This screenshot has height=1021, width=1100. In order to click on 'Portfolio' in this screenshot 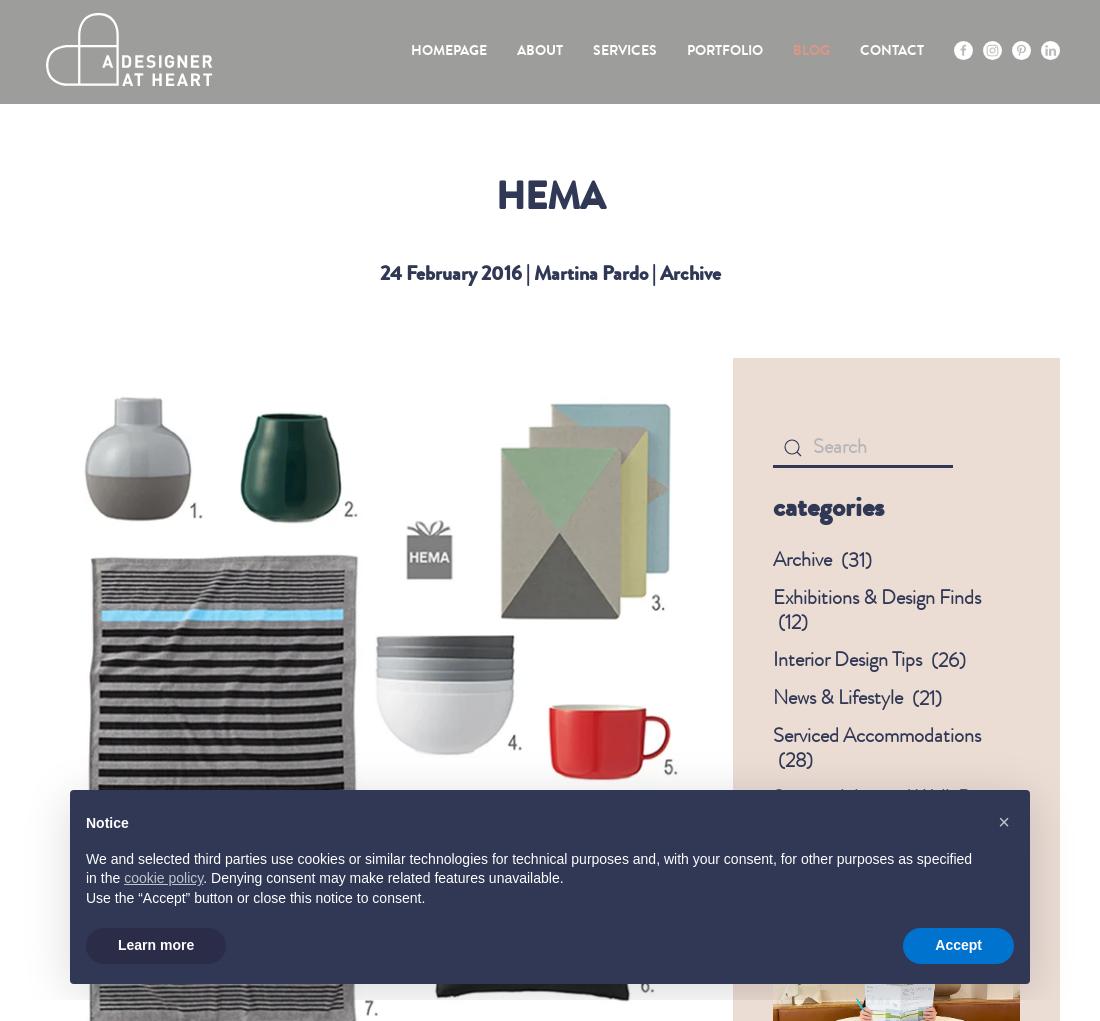, I will do `click(686, 50)`.